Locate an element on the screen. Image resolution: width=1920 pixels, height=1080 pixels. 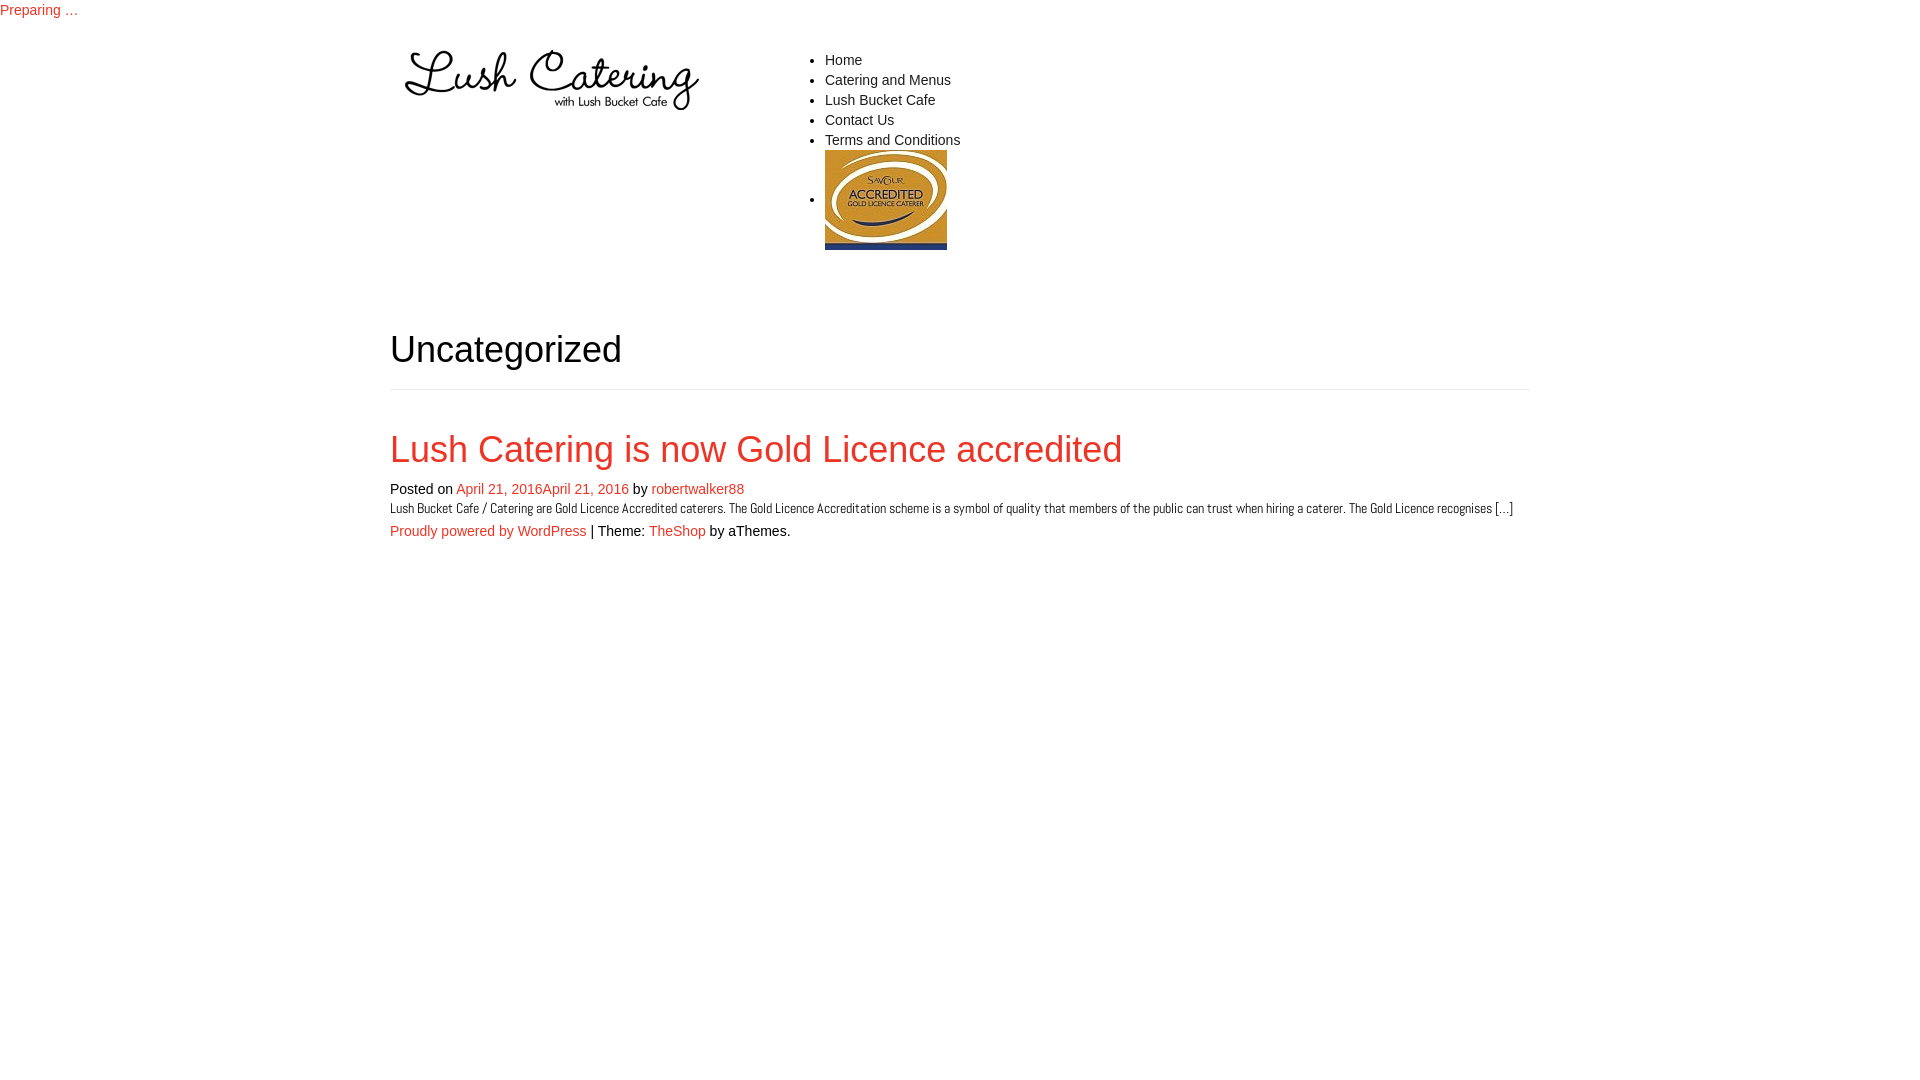
'Lush Catering is now Gold Licence accredited' is located at coordinates (885, 200).